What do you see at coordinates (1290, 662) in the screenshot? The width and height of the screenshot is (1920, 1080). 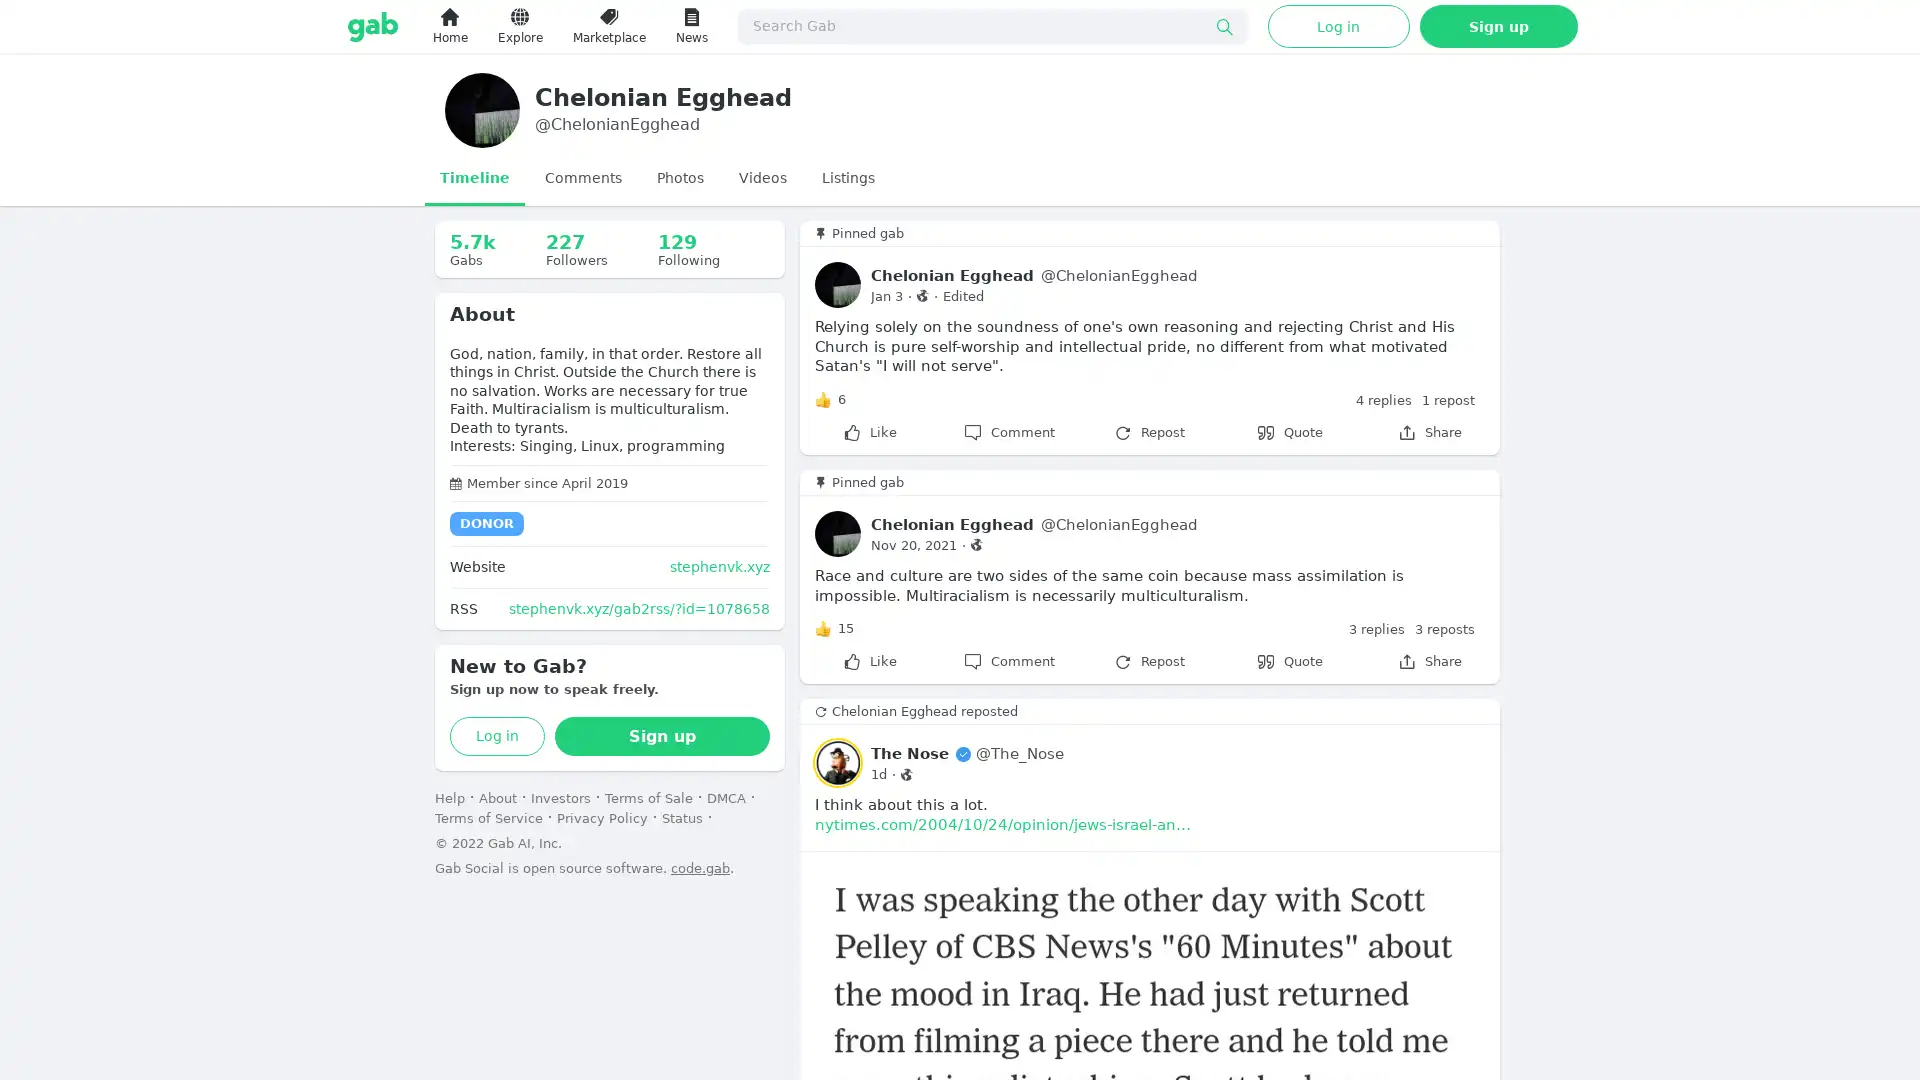 I see `Quote` at bounding box center [1290, 662].